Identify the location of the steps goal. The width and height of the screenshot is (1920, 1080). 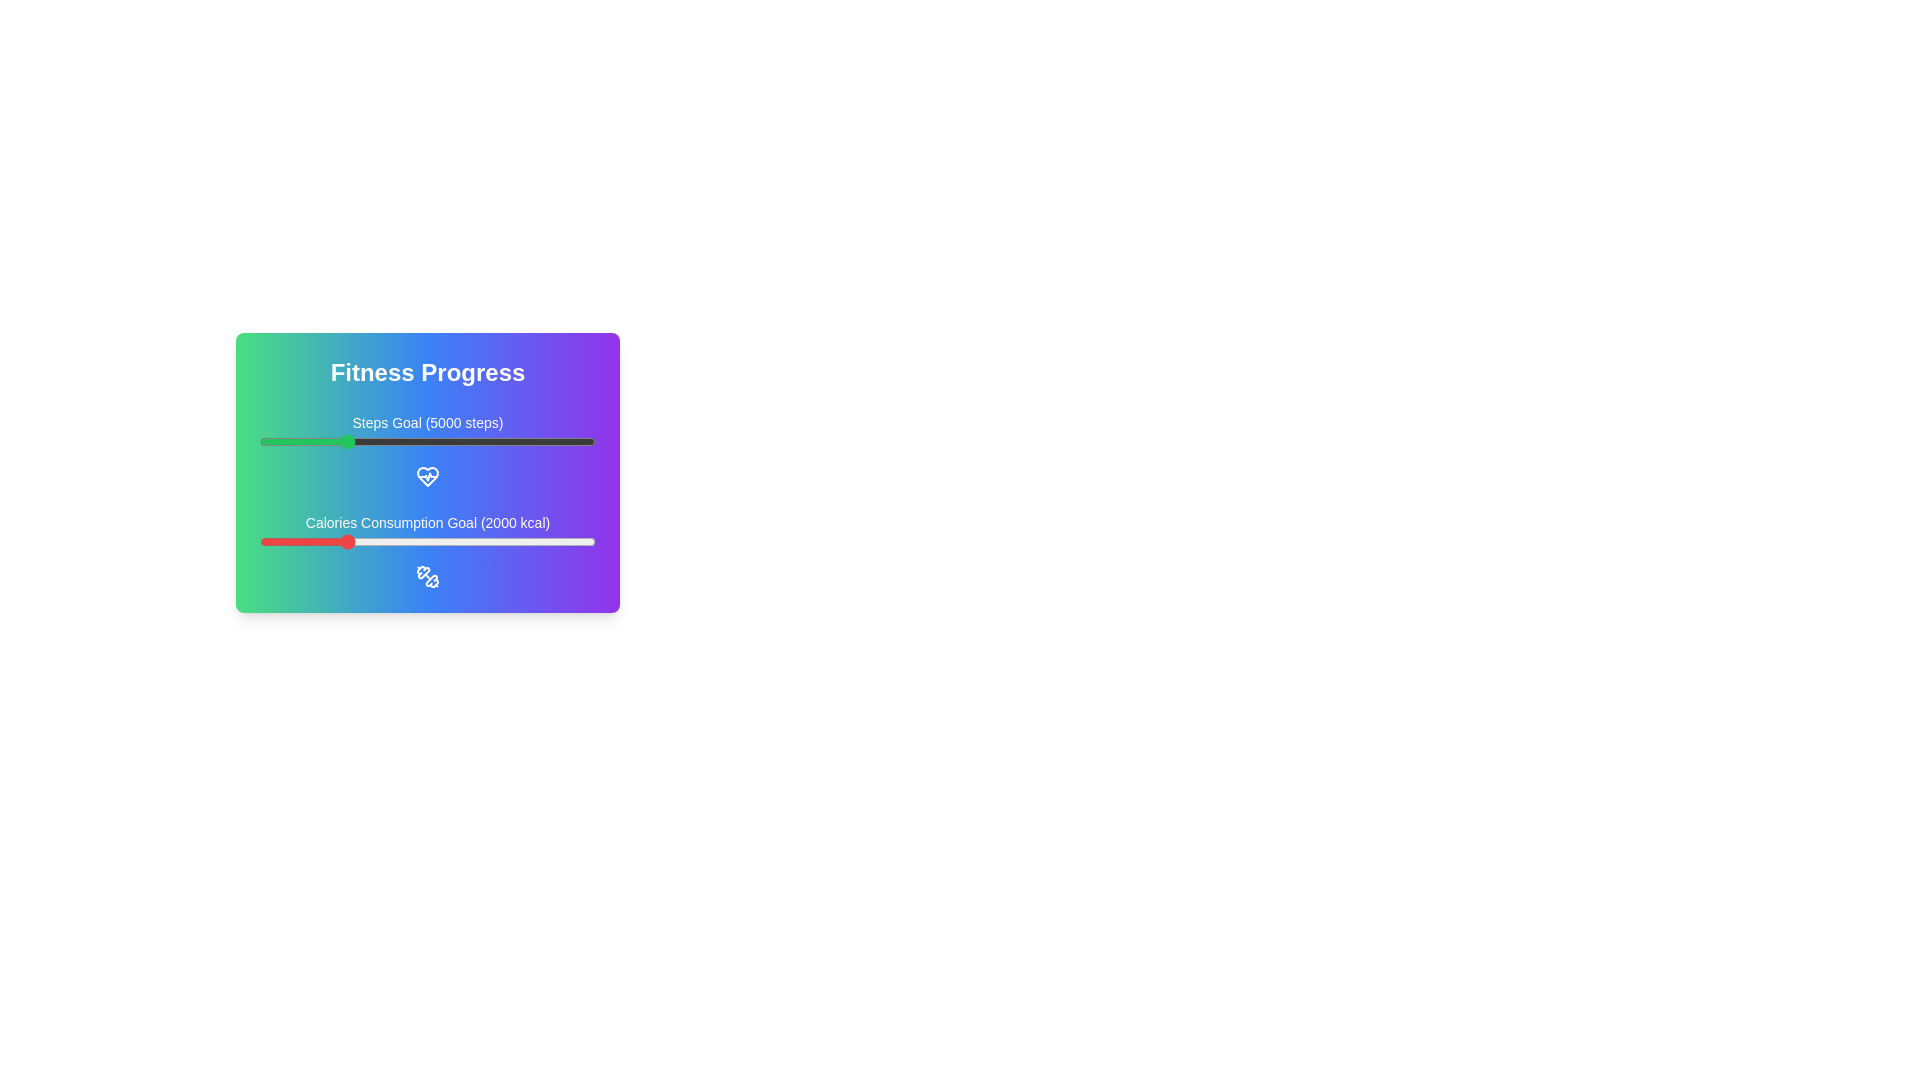
(287, 441).